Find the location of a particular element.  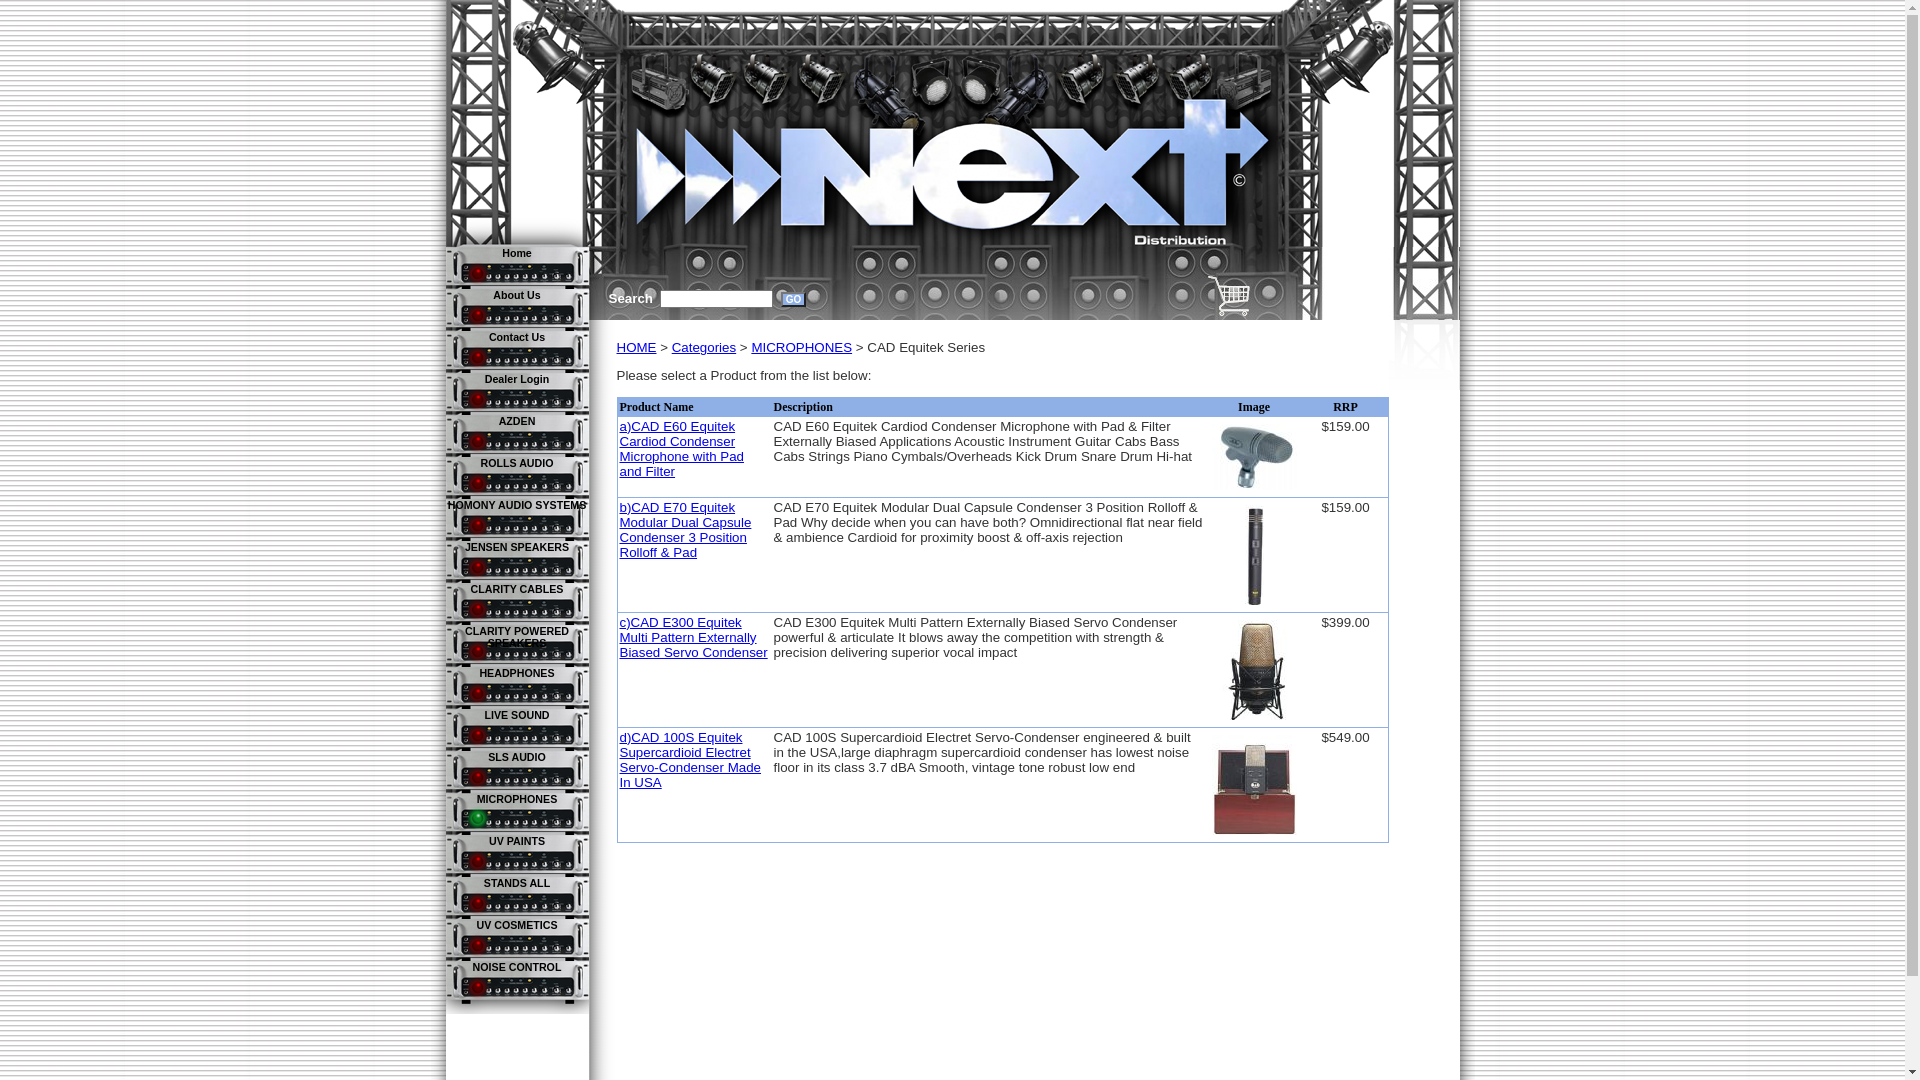

'About Us' is located at coordinates (493, 294).